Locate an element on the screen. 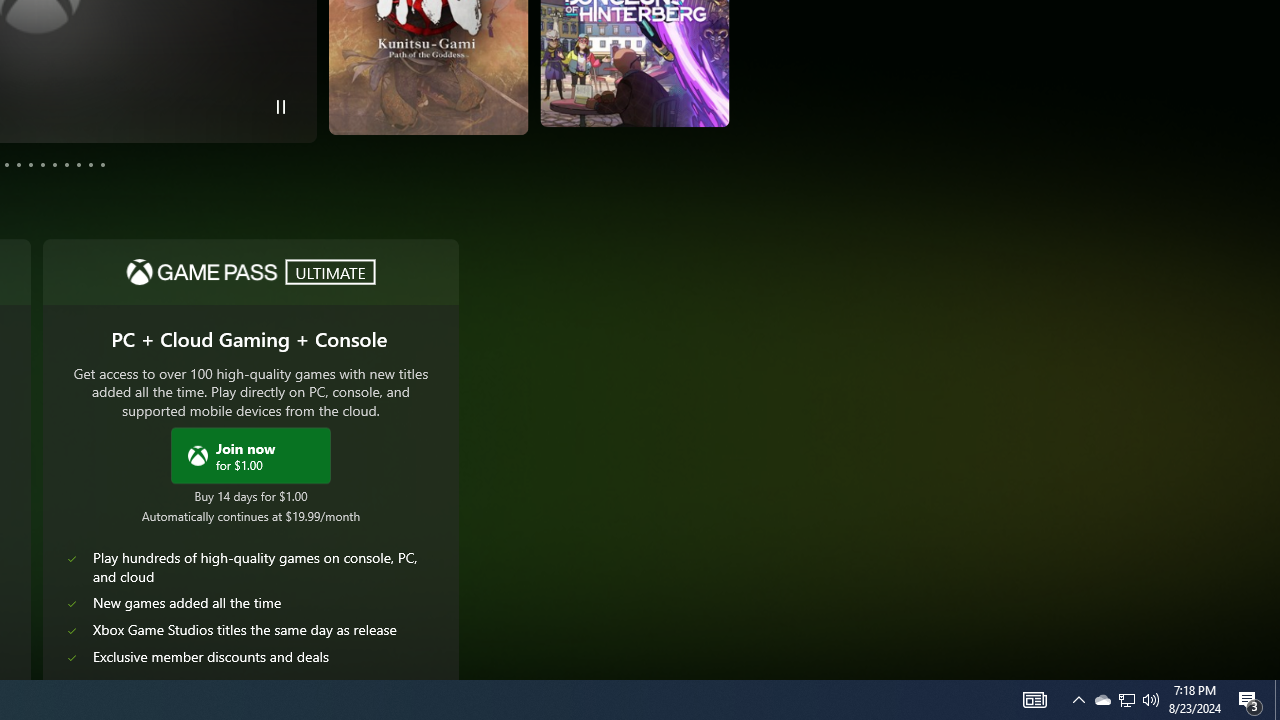  'Page 9' is located at coordinates (67, 163).